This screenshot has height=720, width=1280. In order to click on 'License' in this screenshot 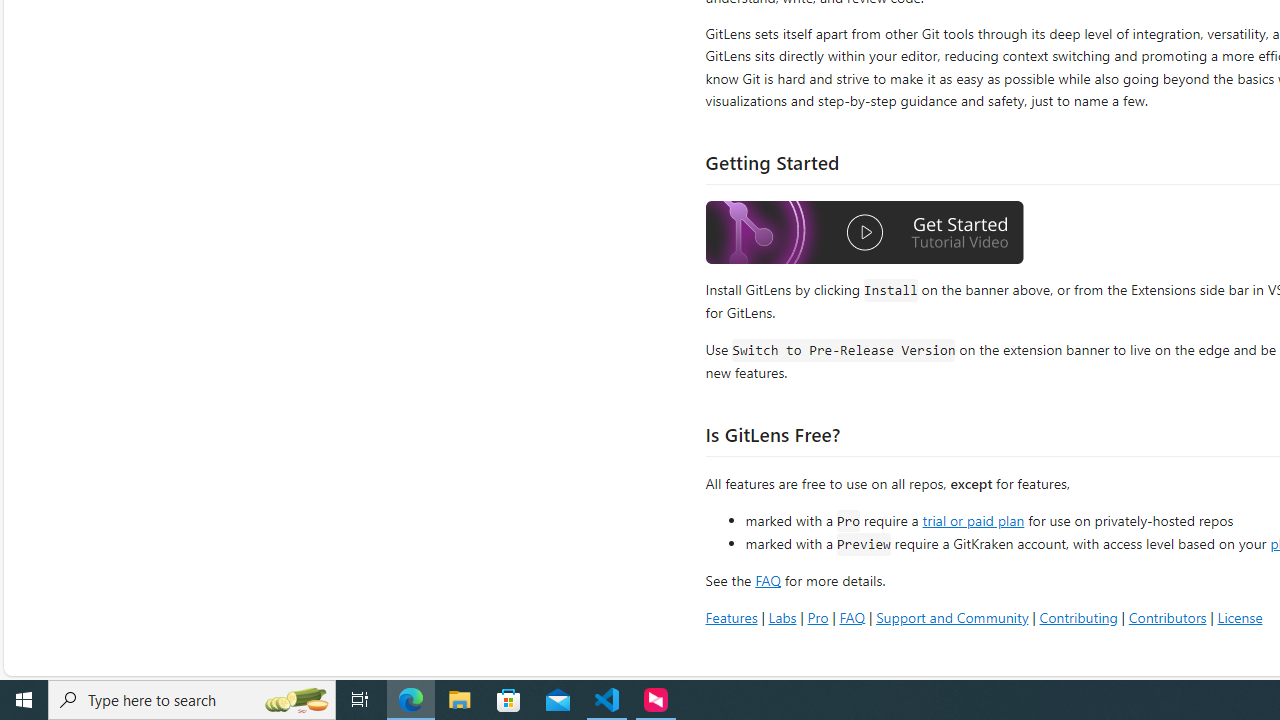, I will do `click(1239, 616)`.